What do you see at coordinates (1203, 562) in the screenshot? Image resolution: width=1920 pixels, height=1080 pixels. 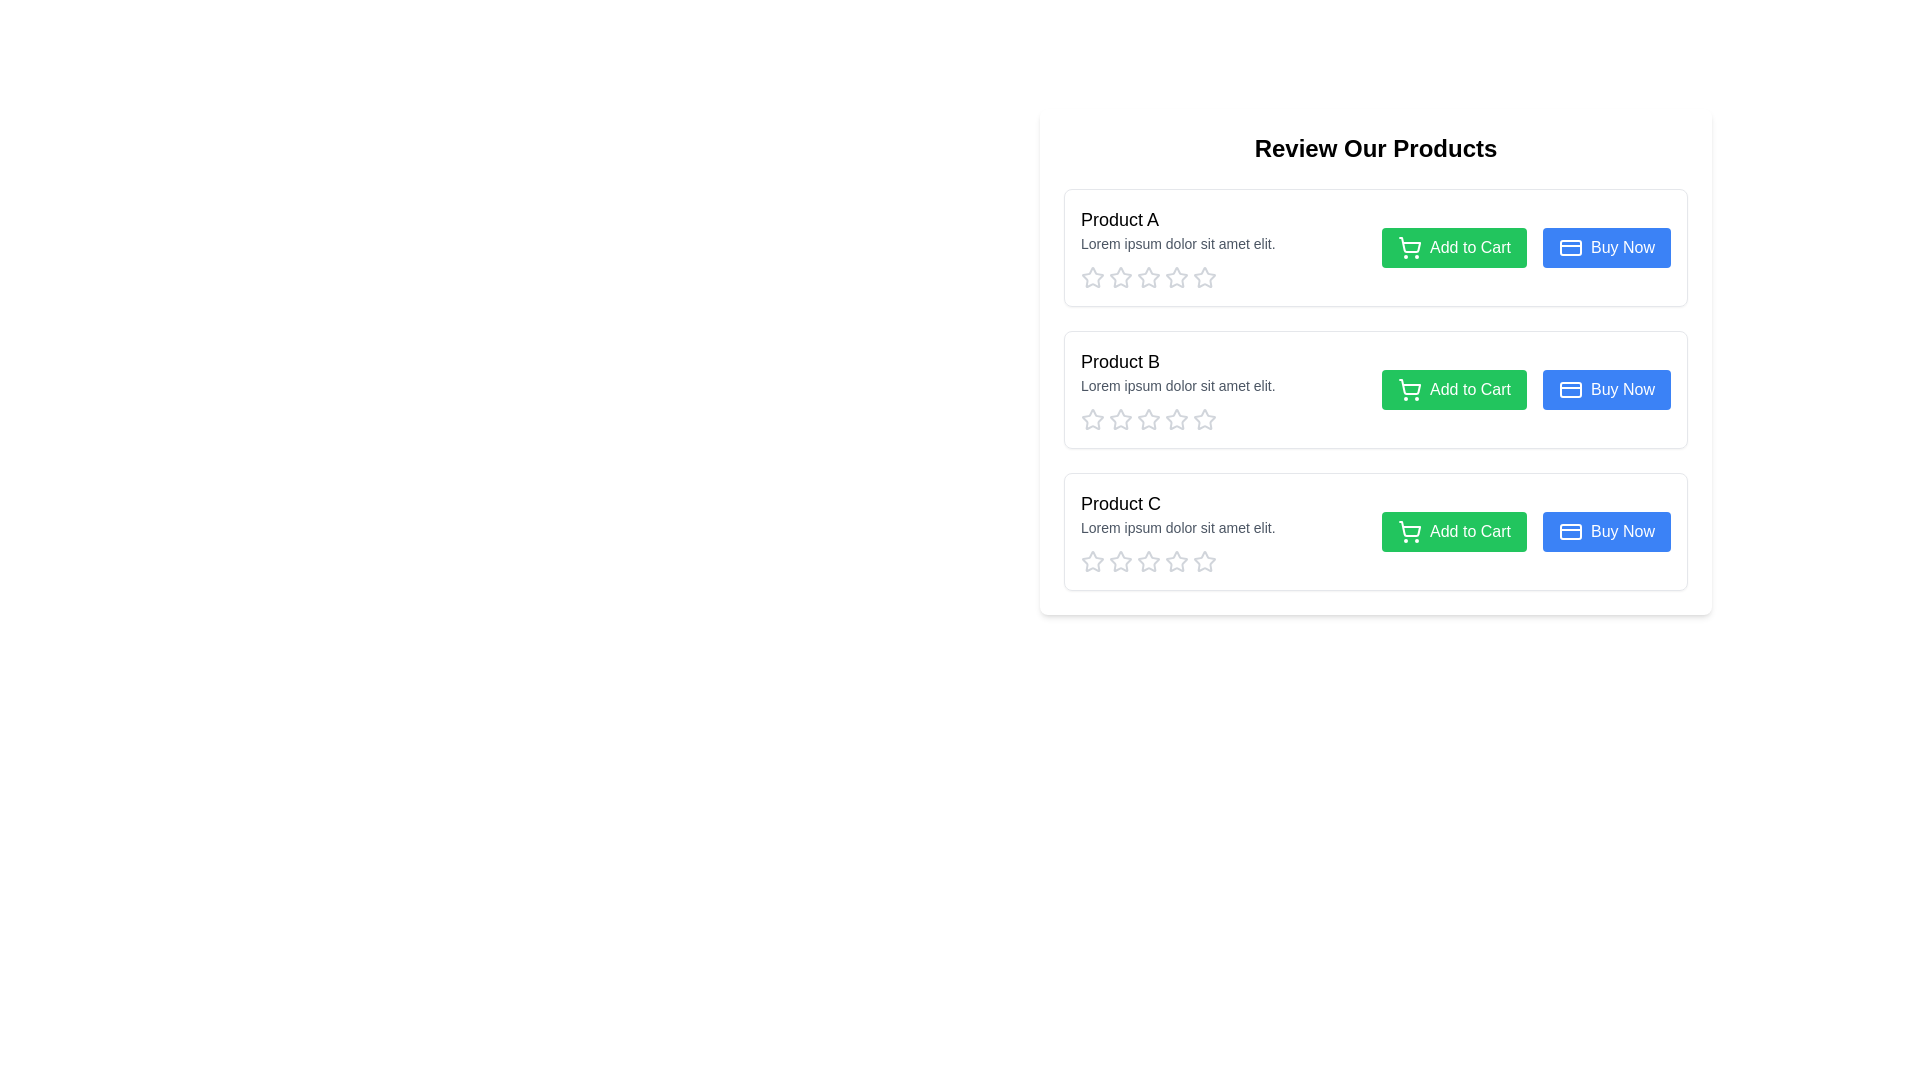 I see `the fifth empty rating star icon, which is styled in light gray and is located below the product information for 'Product C', to rate it` at bounding box center [1203, 562].